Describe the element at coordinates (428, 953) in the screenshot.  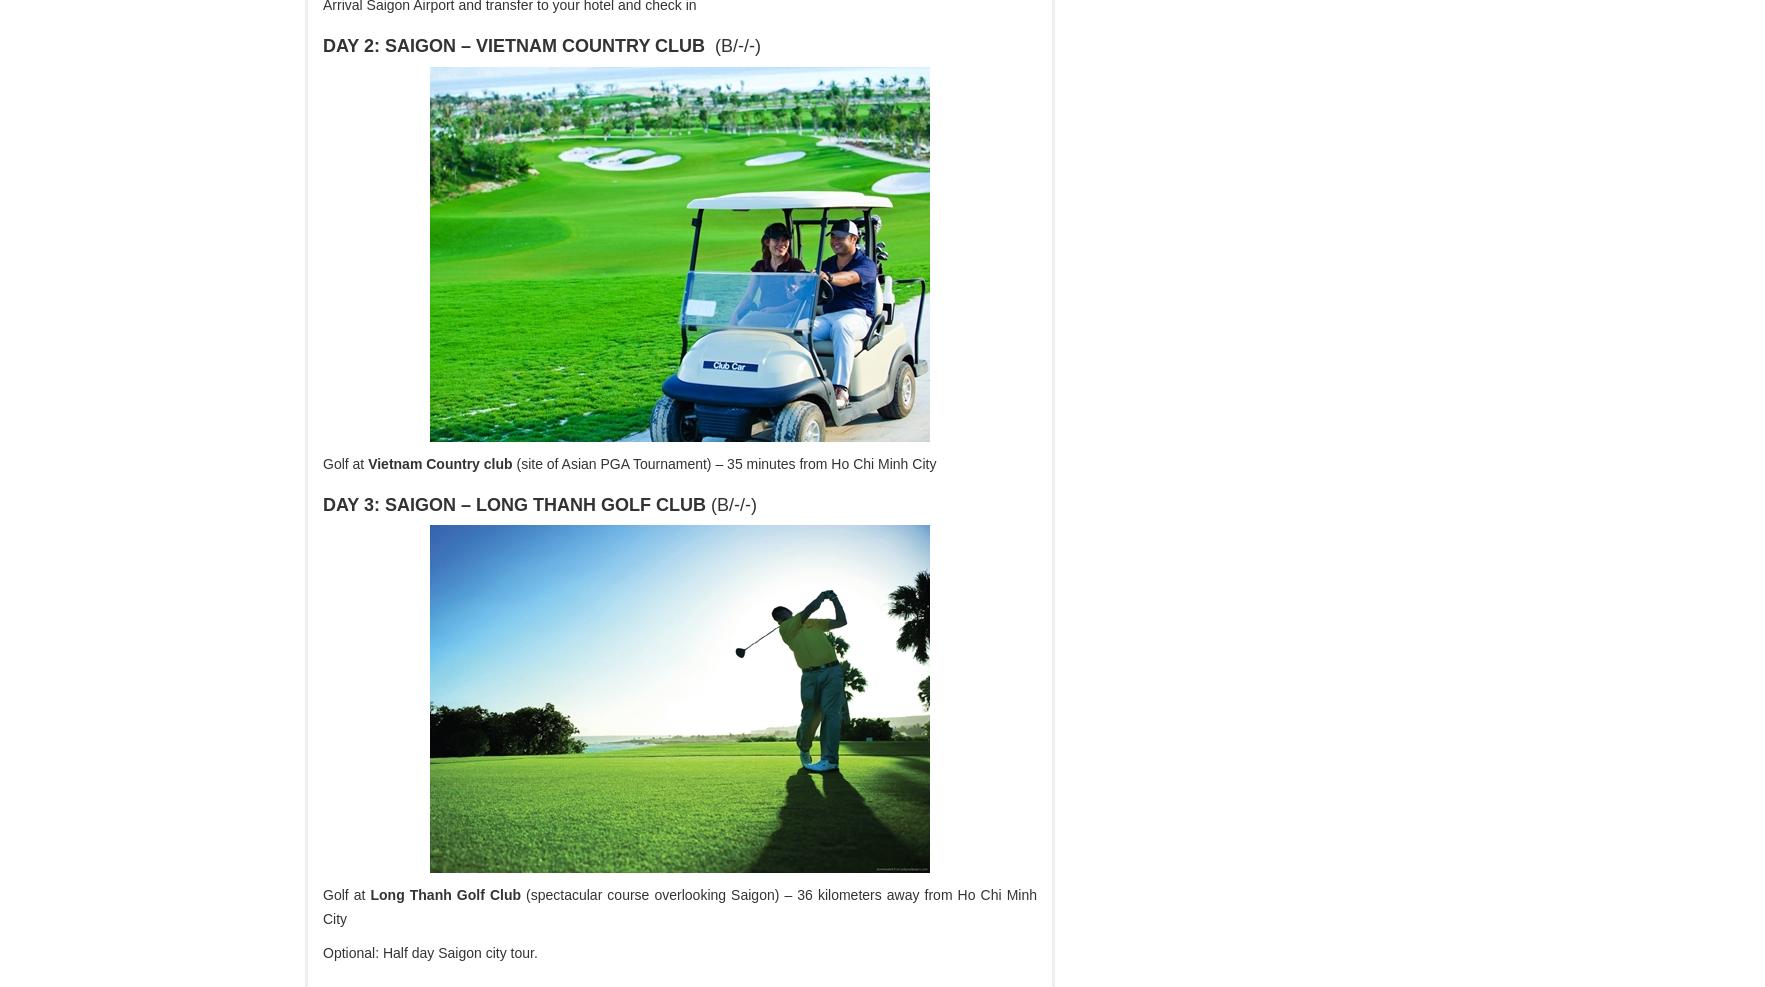
I see `'Optional: Half day Saigon city tour.'` at that location.